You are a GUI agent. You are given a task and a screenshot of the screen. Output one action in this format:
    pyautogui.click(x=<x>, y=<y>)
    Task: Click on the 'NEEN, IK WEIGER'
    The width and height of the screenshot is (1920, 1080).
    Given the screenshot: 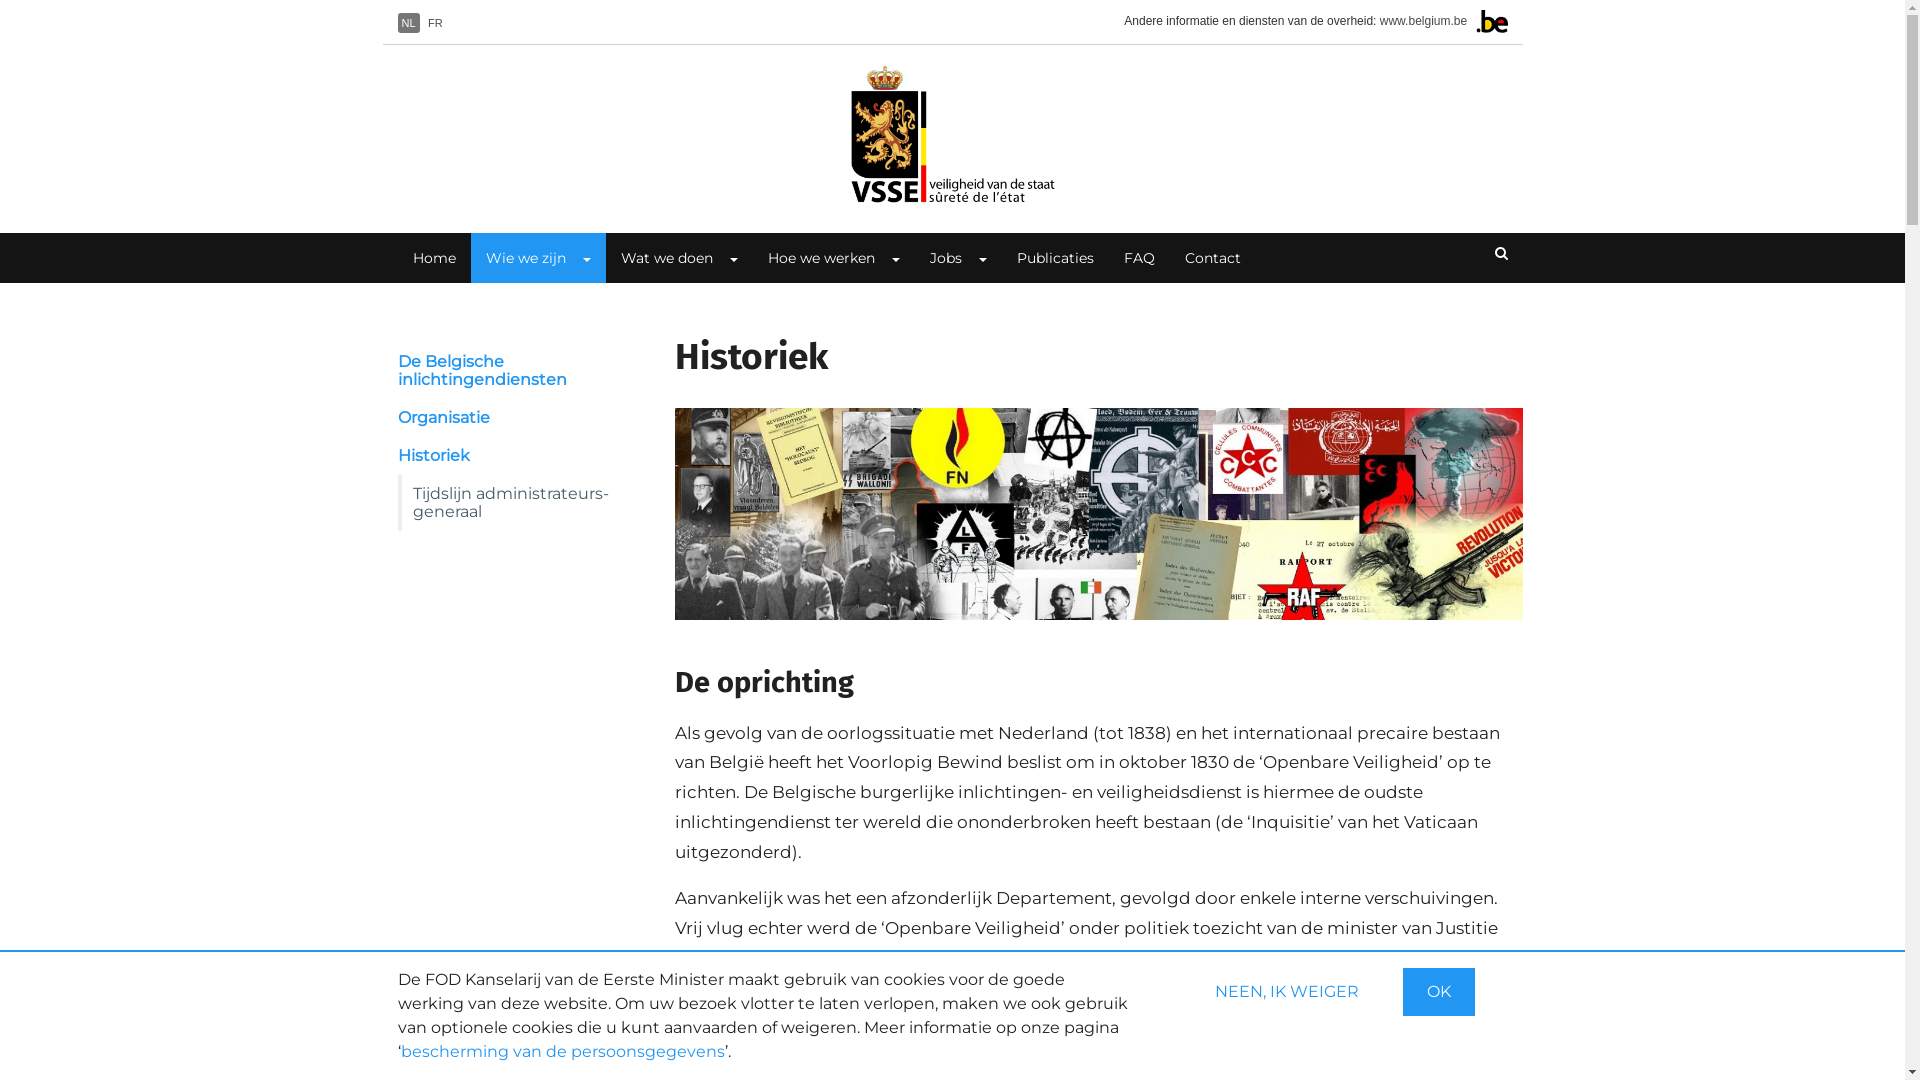 What is the action you would take?
    pyautogui.click(x=1286, y=991)
    